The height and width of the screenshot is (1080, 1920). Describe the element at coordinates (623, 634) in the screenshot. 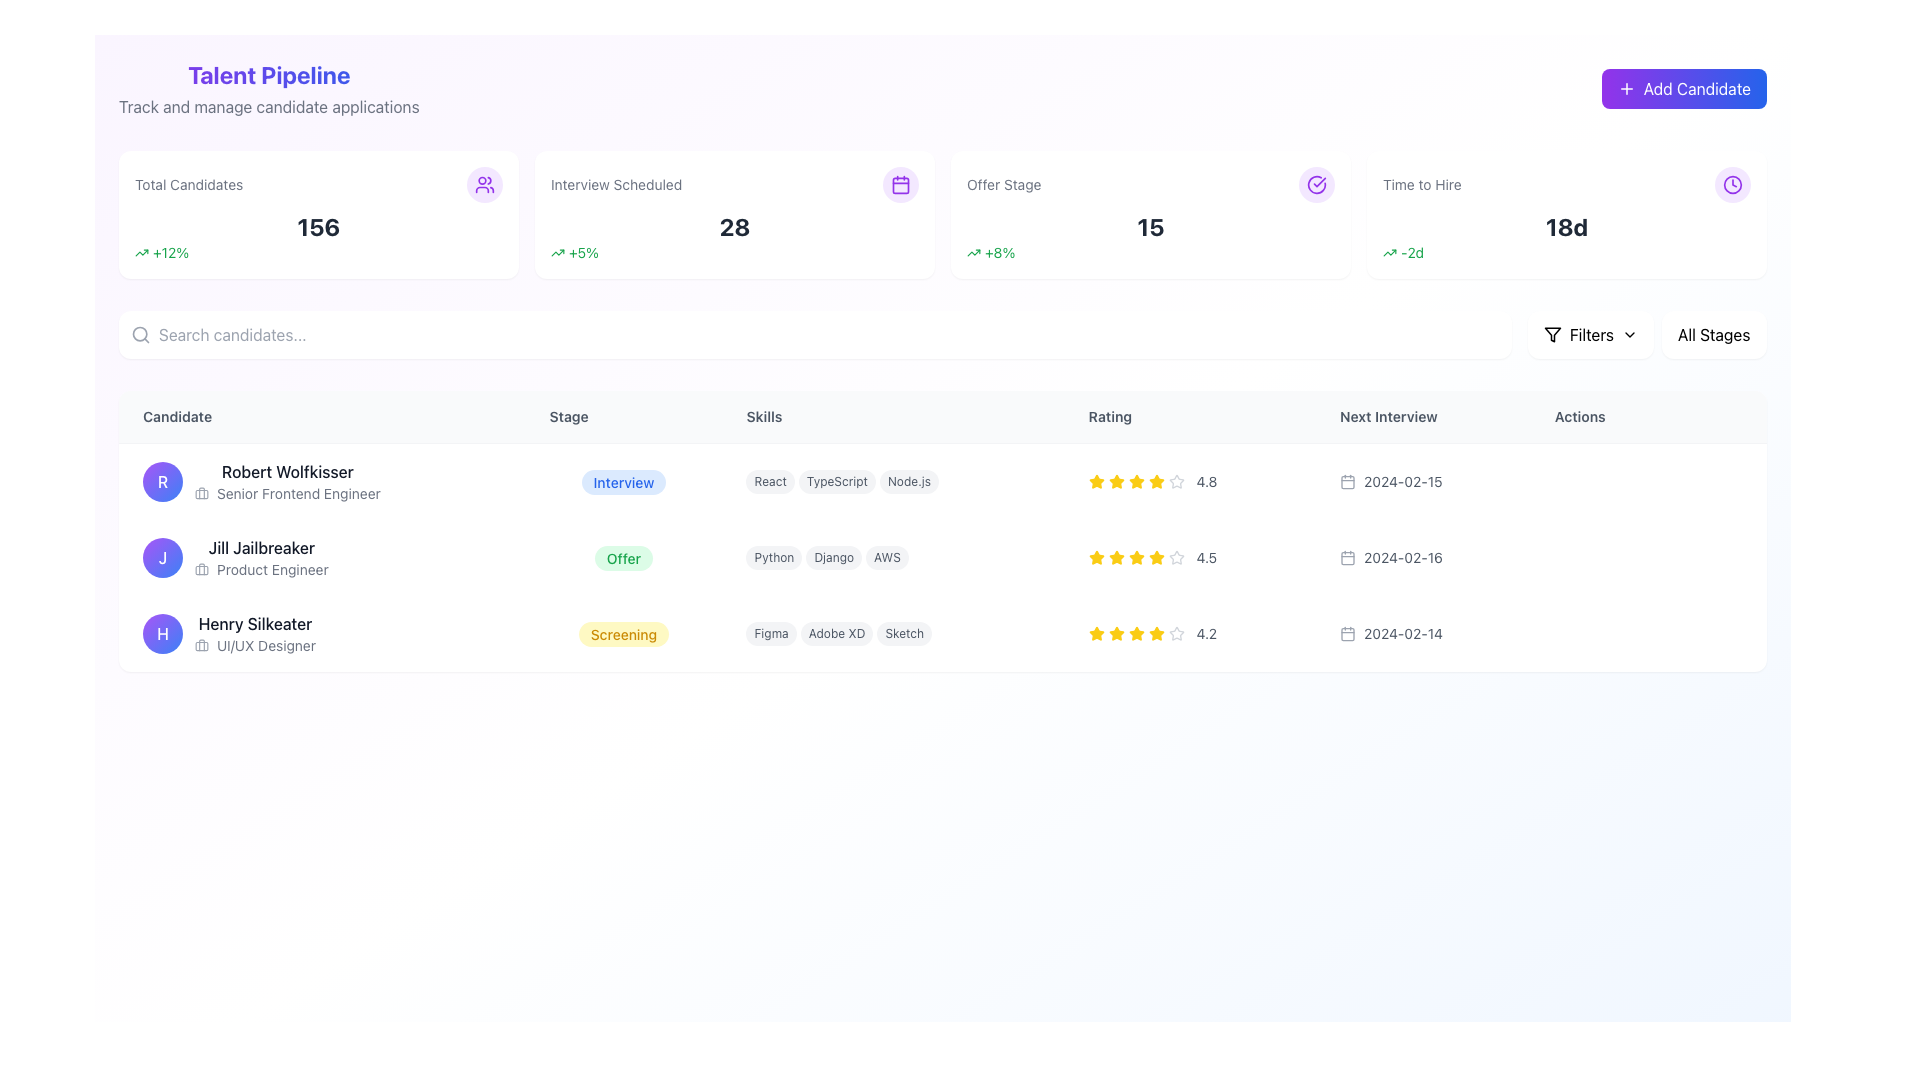

I see `the 'Screening' label in the candidates' table corresponding to 'Henry Silkeater'` at that location.